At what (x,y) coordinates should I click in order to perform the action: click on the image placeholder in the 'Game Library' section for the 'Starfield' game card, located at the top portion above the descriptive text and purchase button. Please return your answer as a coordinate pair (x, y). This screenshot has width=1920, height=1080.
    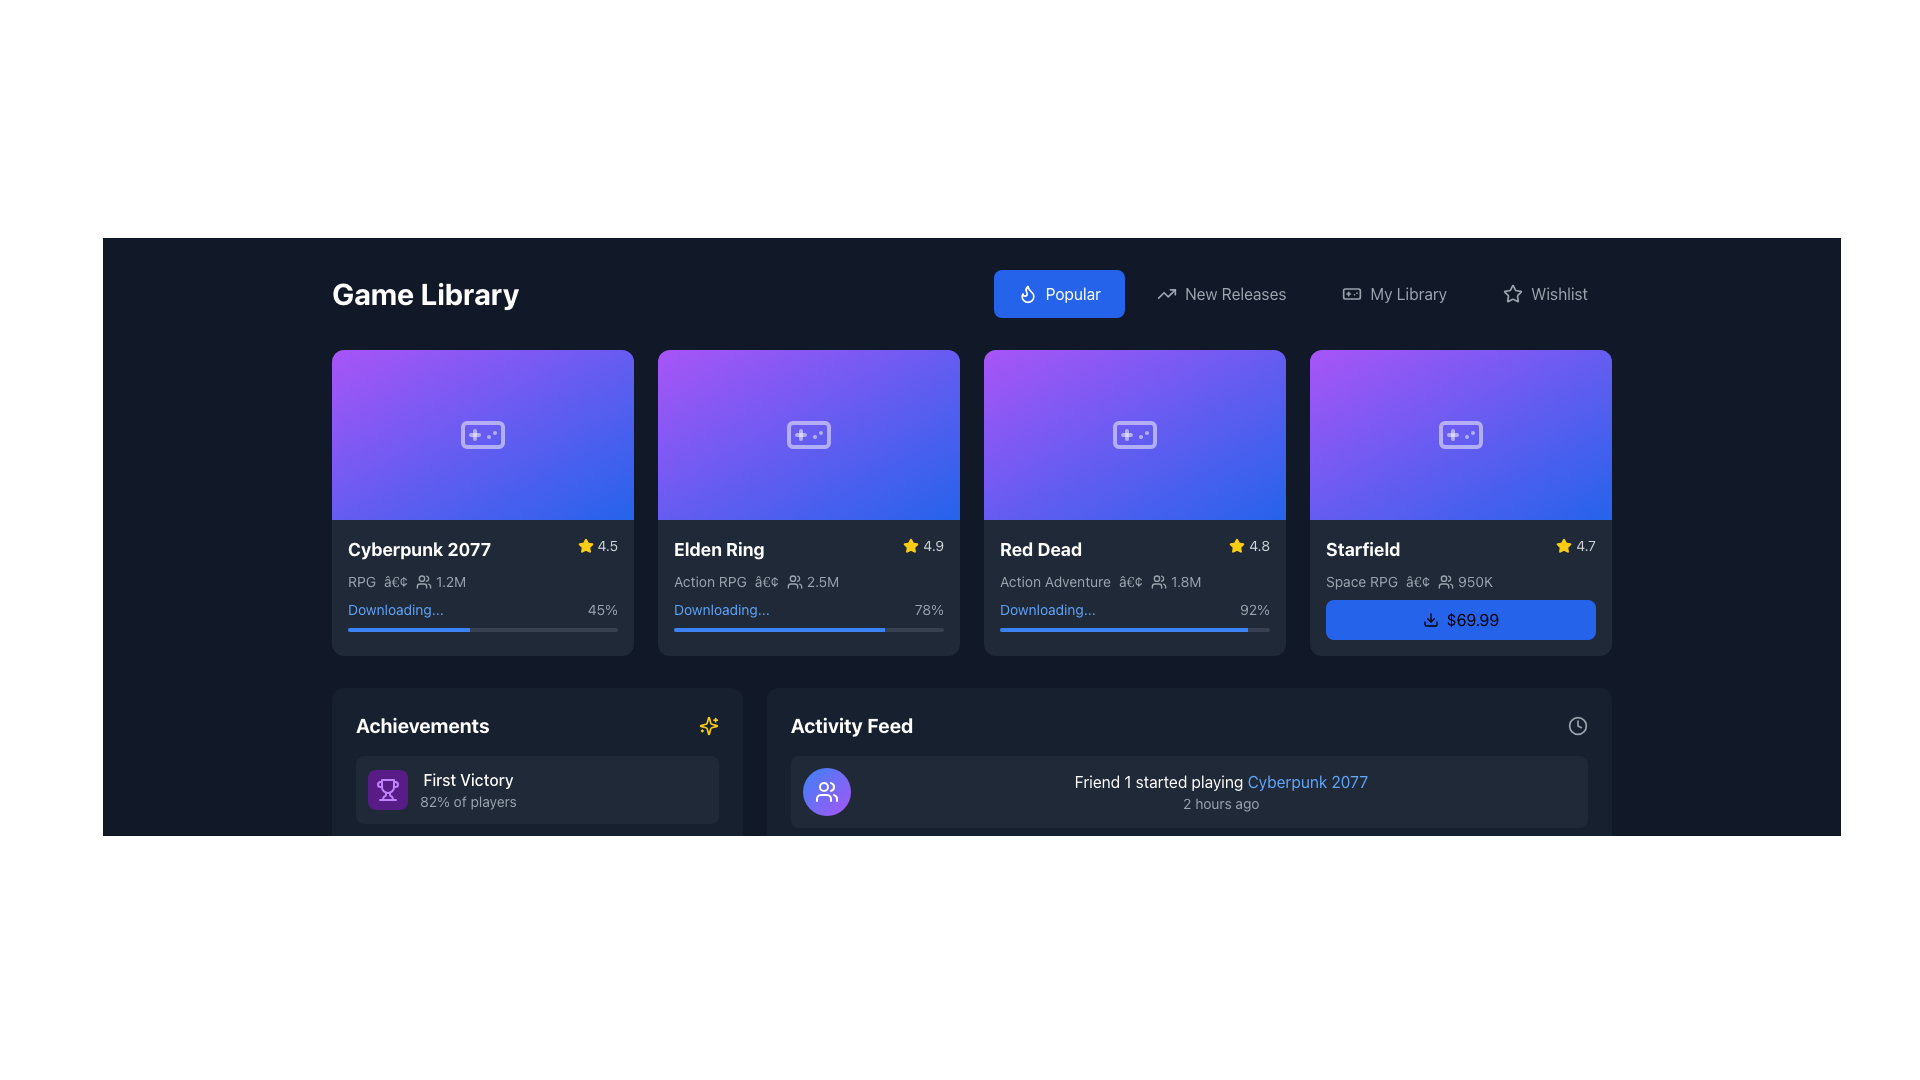
    Looking at the image, I should click on (1460, 433).